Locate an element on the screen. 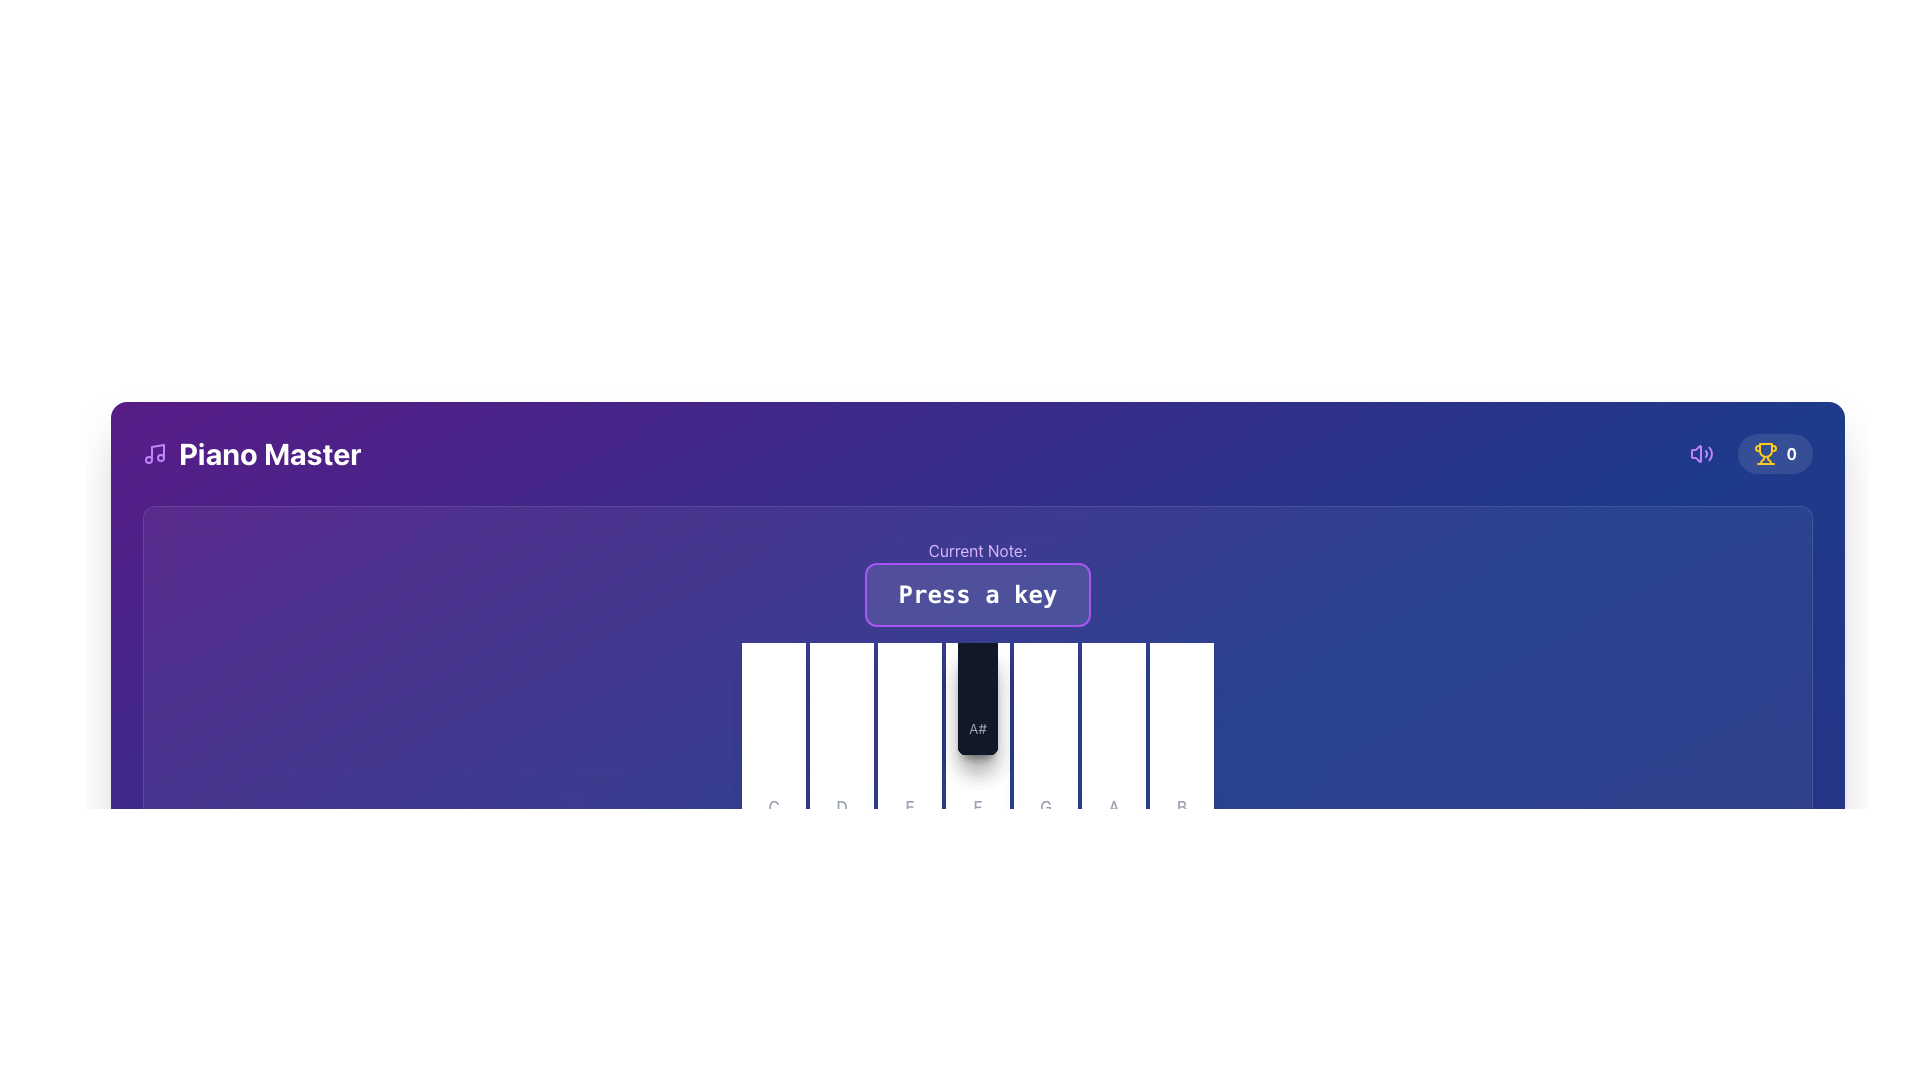 This screenshot has height=1080, width=1920. the vector graphic representing a musical note within the purple-themed header layout, located to the left of the 'Piano Master' text is located at coordinates (157, 452).